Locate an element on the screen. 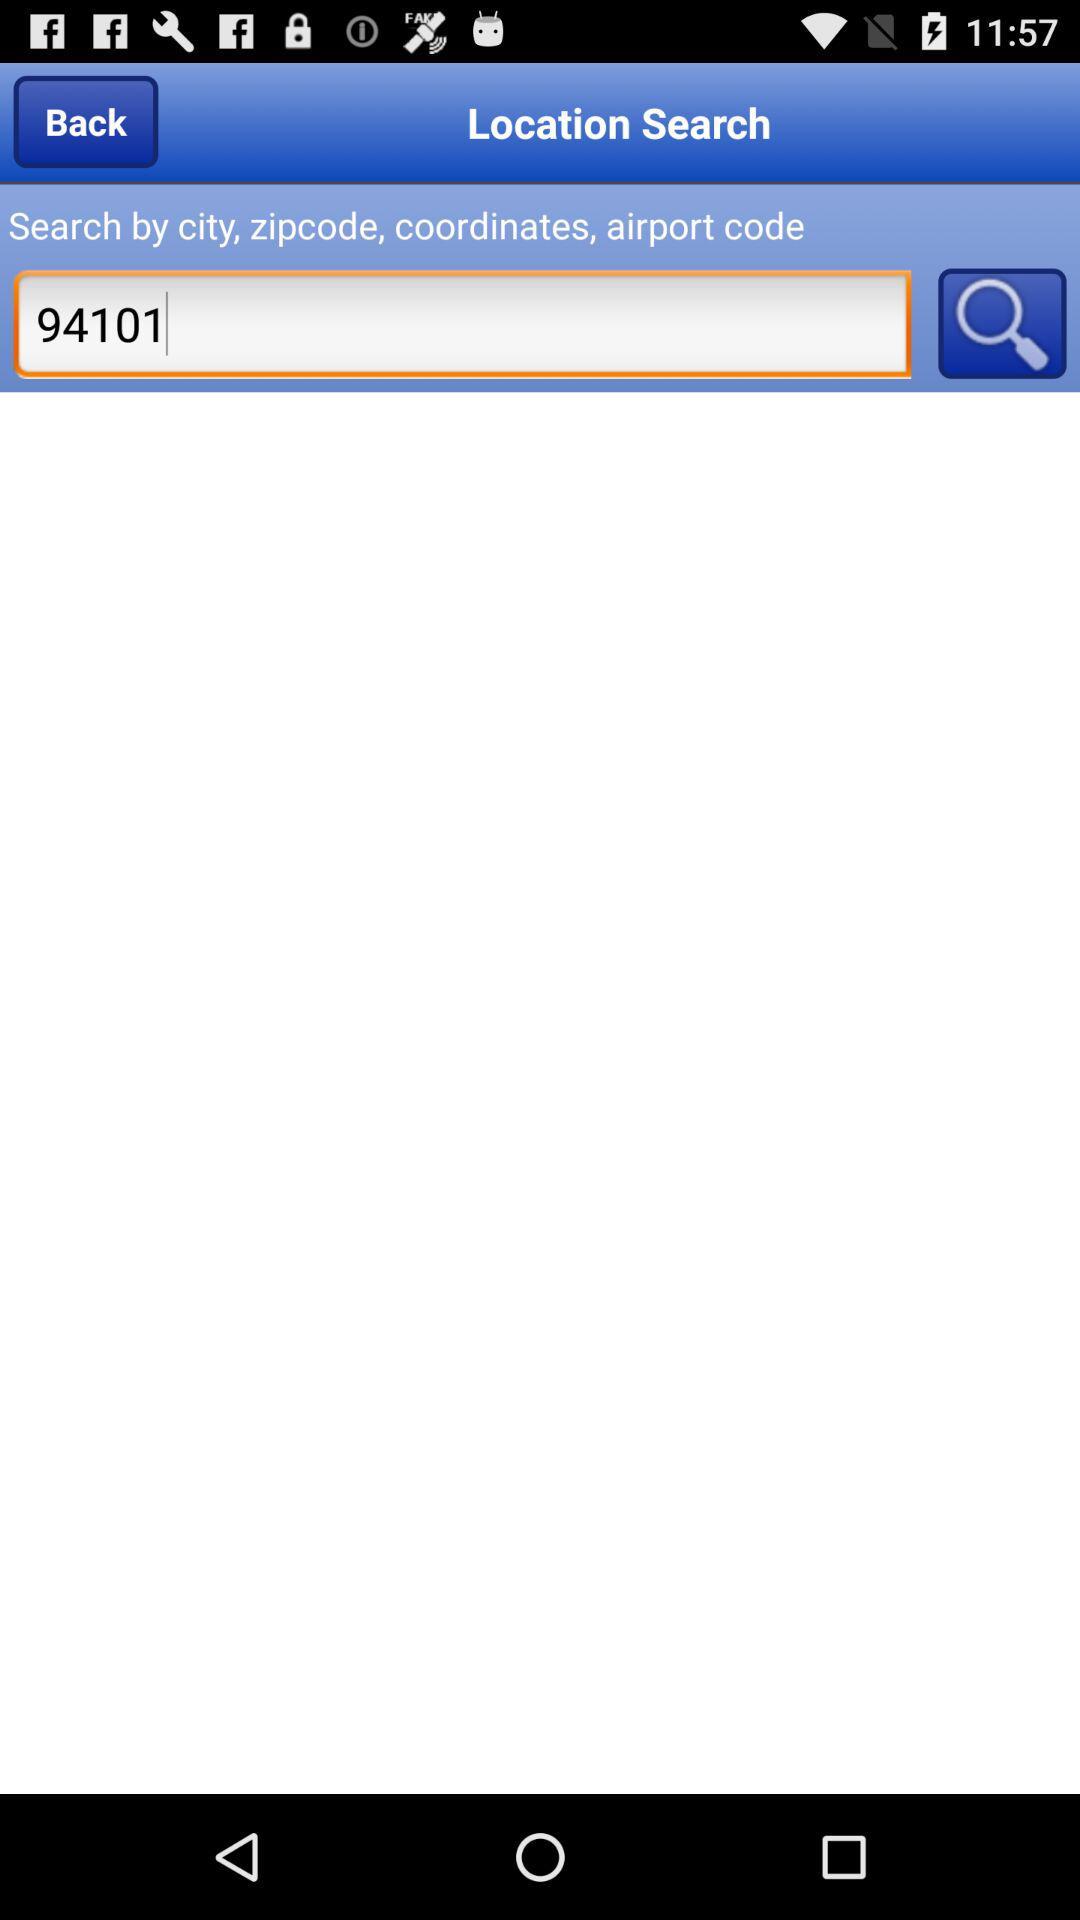 The width and height of the screenshot is (1080, 1920). the item at the center is located at coordinates (540, 1092).